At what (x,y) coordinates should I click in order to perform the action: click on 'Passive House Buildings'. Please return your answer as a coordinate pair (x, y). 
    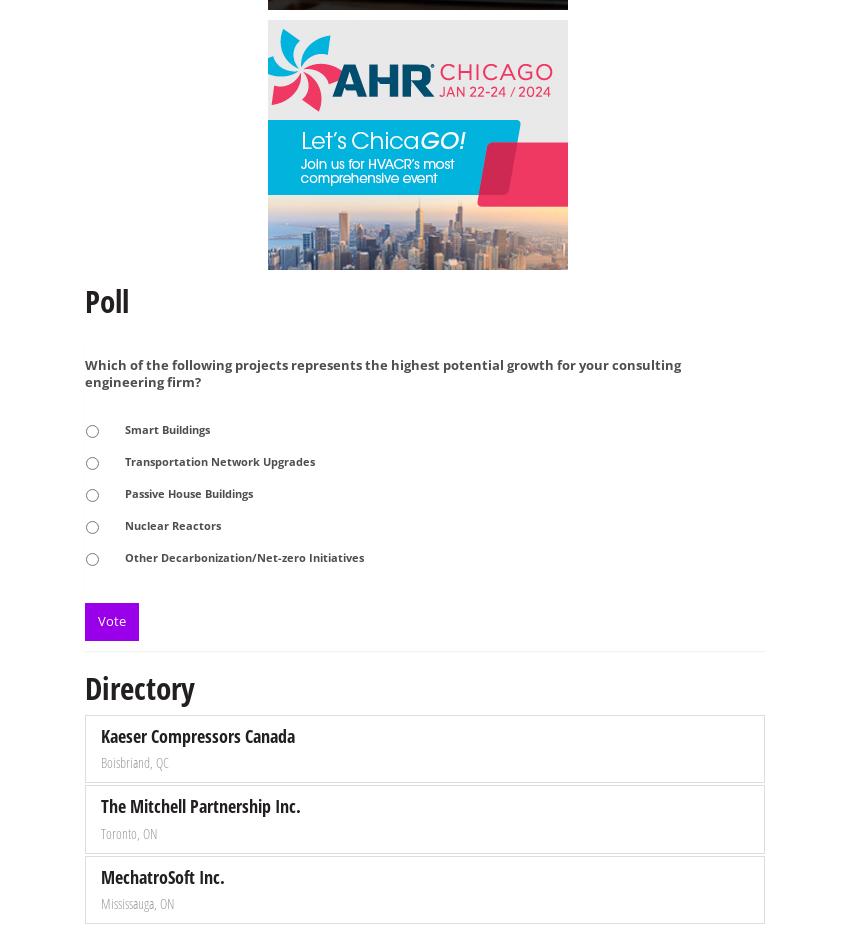
    Looking at the image, I should click on (188, 493).